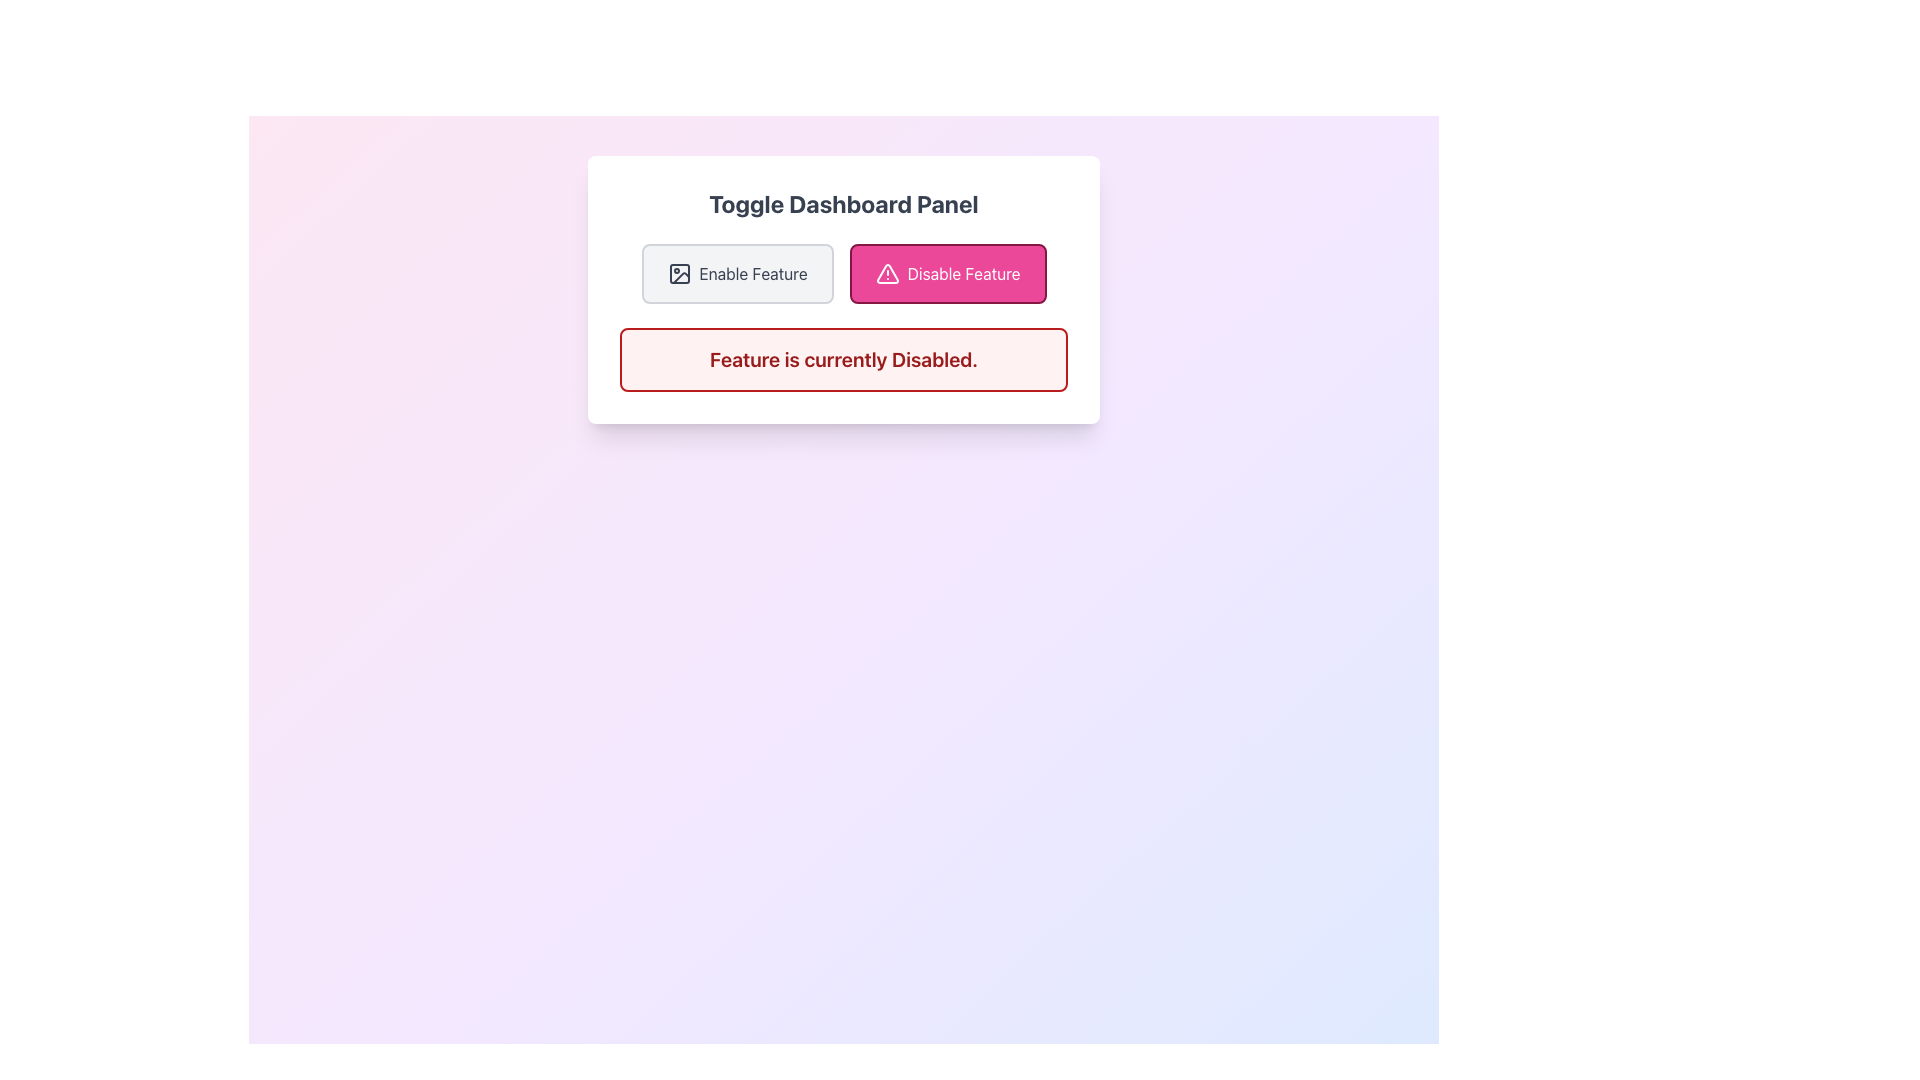 This screenshot has height=1080, width=1920. What do you see at coordinates (736, 273) in the screenshot?
I see `the 'Enable Feature' button, which is a rectangular button with rounded corners, light gray background, dark gray border, and contains an icon and the label 'Enable Feature'` at bounding box center [736, 273].